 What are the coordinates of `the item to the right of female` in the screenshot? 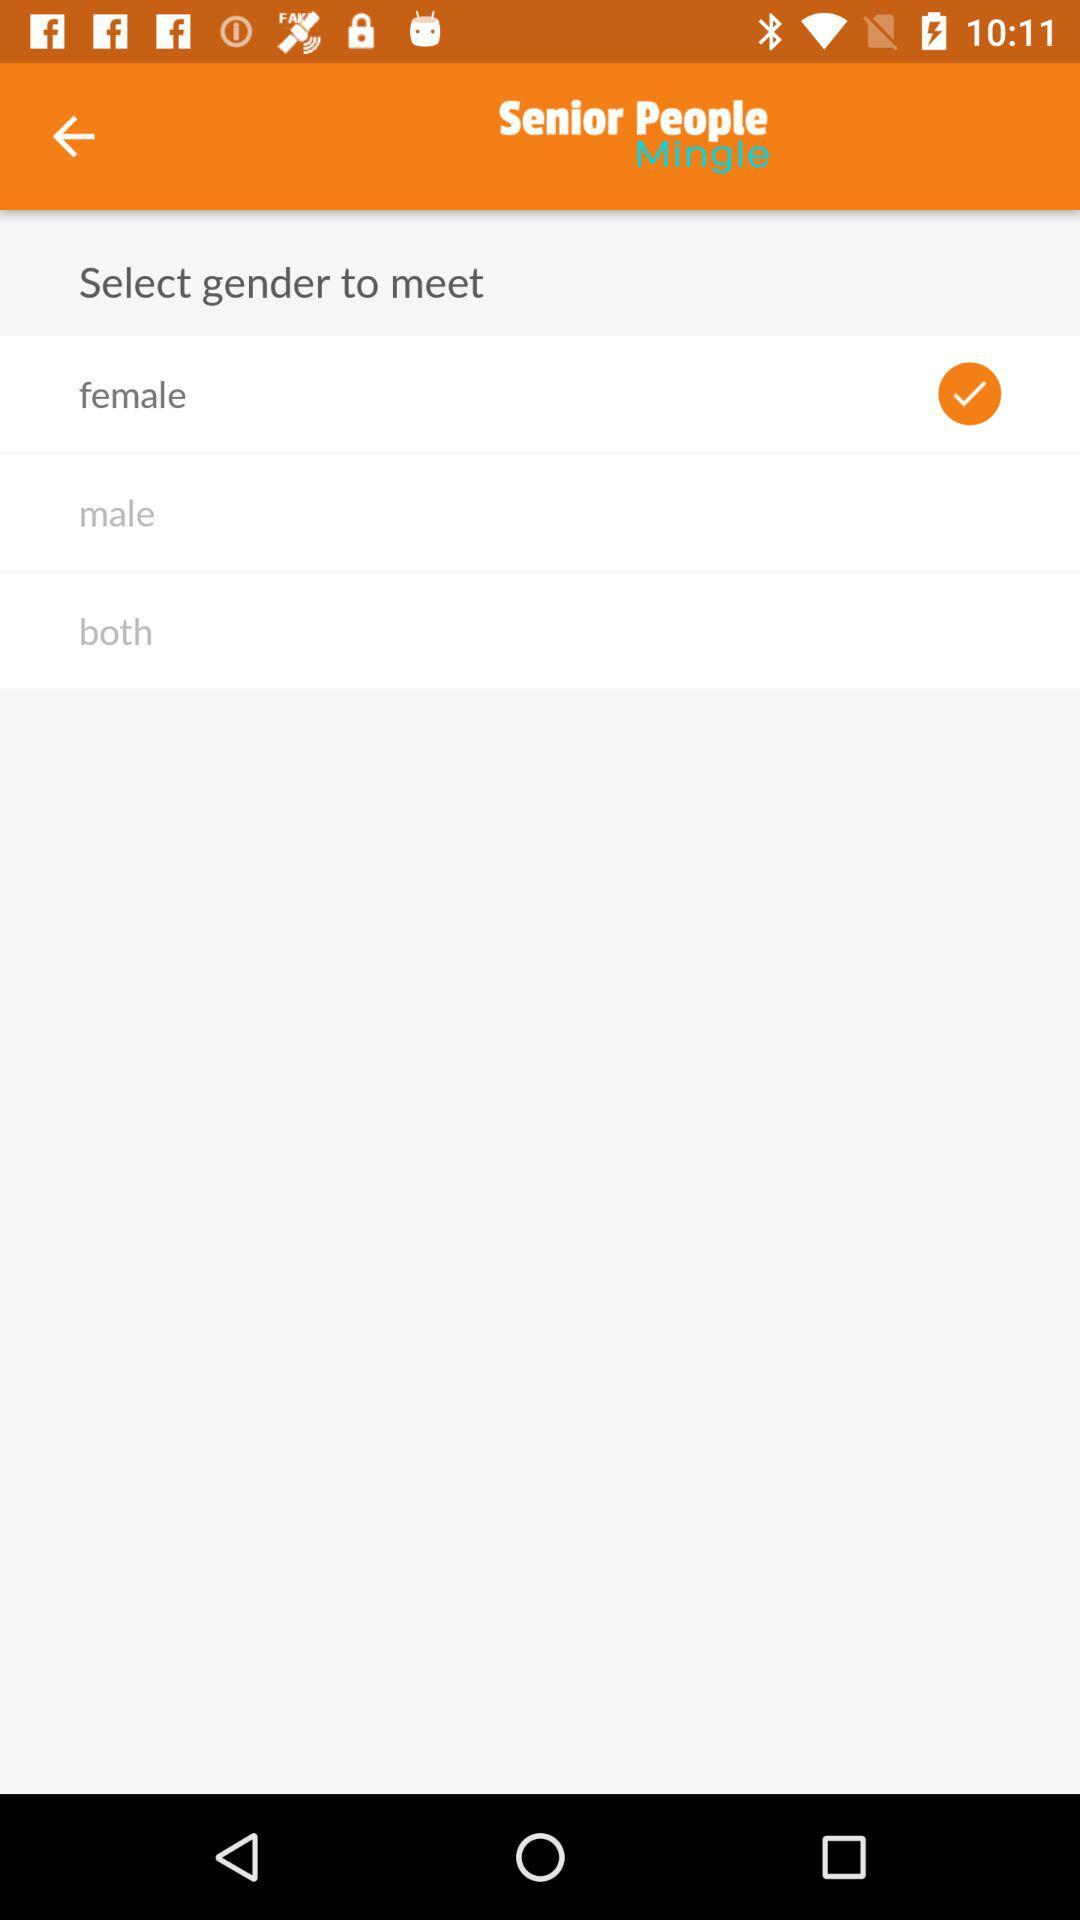 It's located at (968, 393).